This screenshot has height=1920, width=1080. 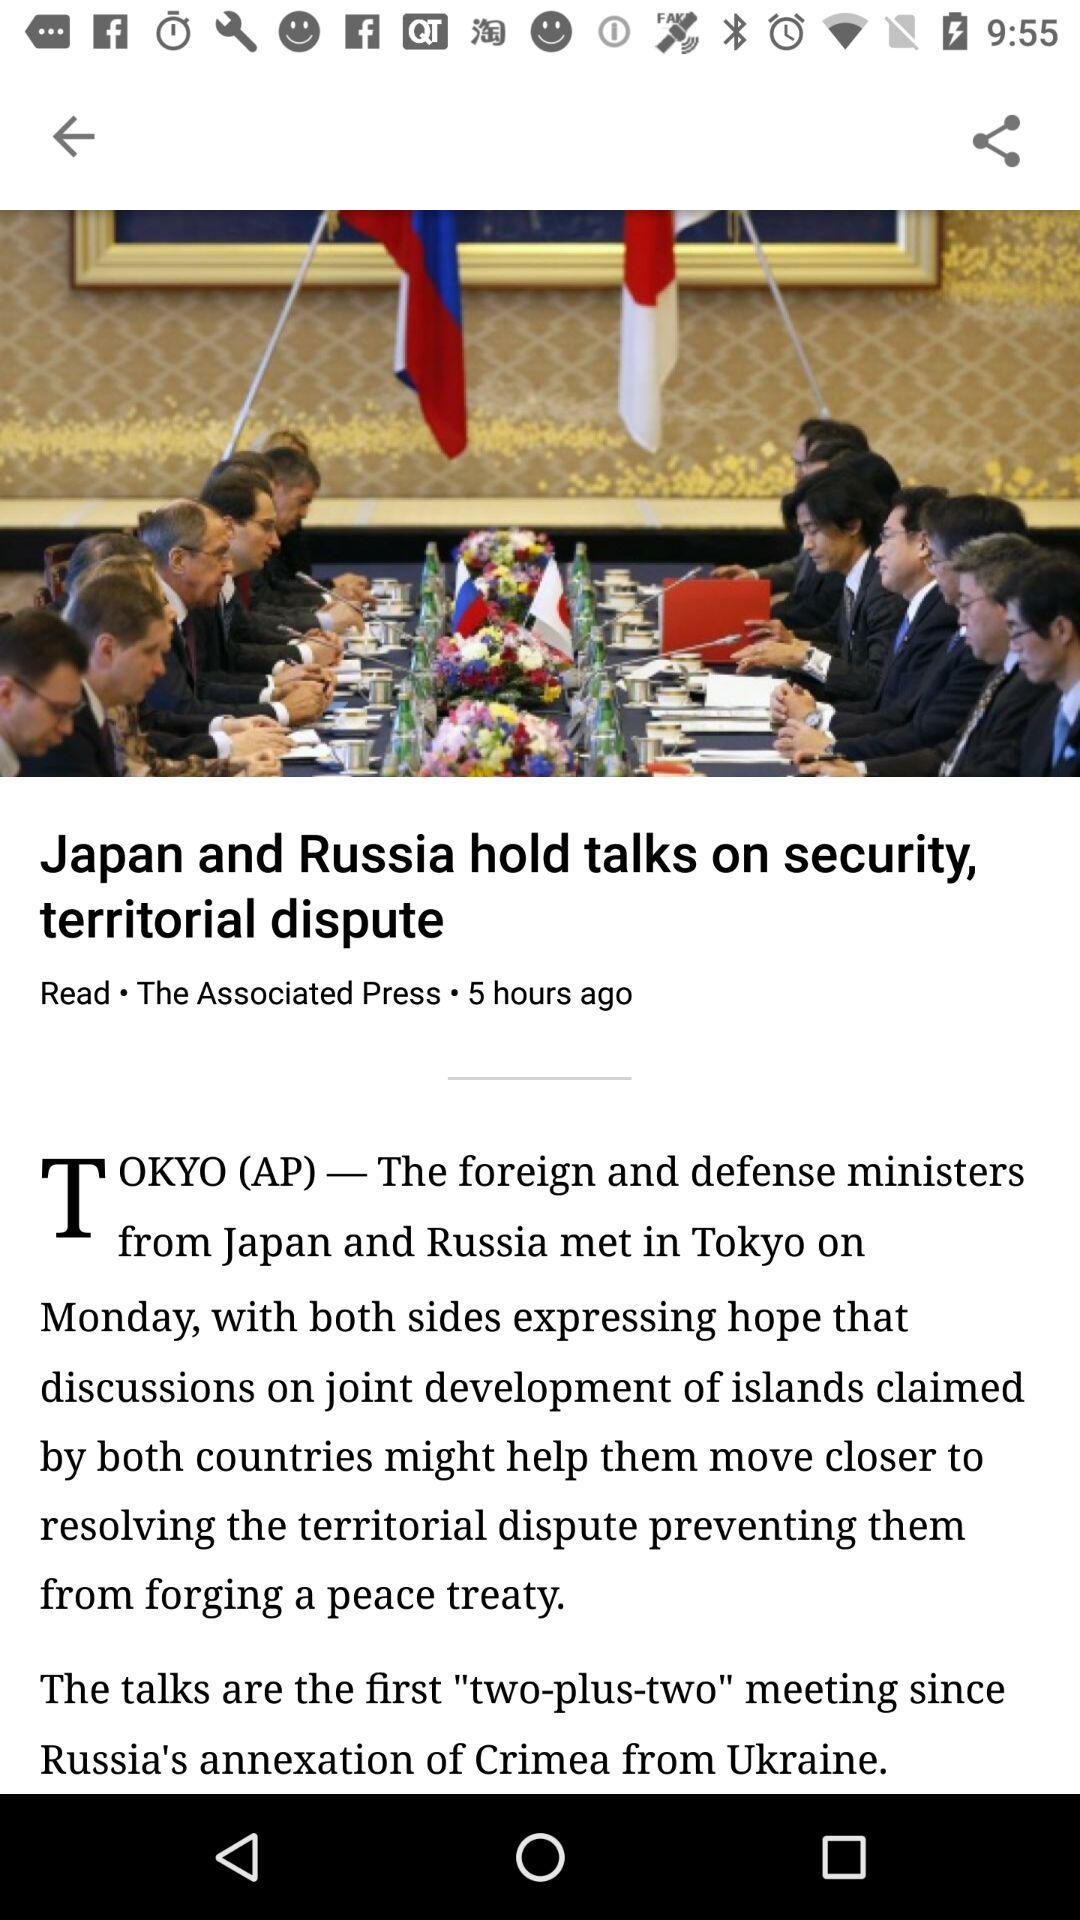 I want to click on the the talks are icon, so click(x=540, y=1721).